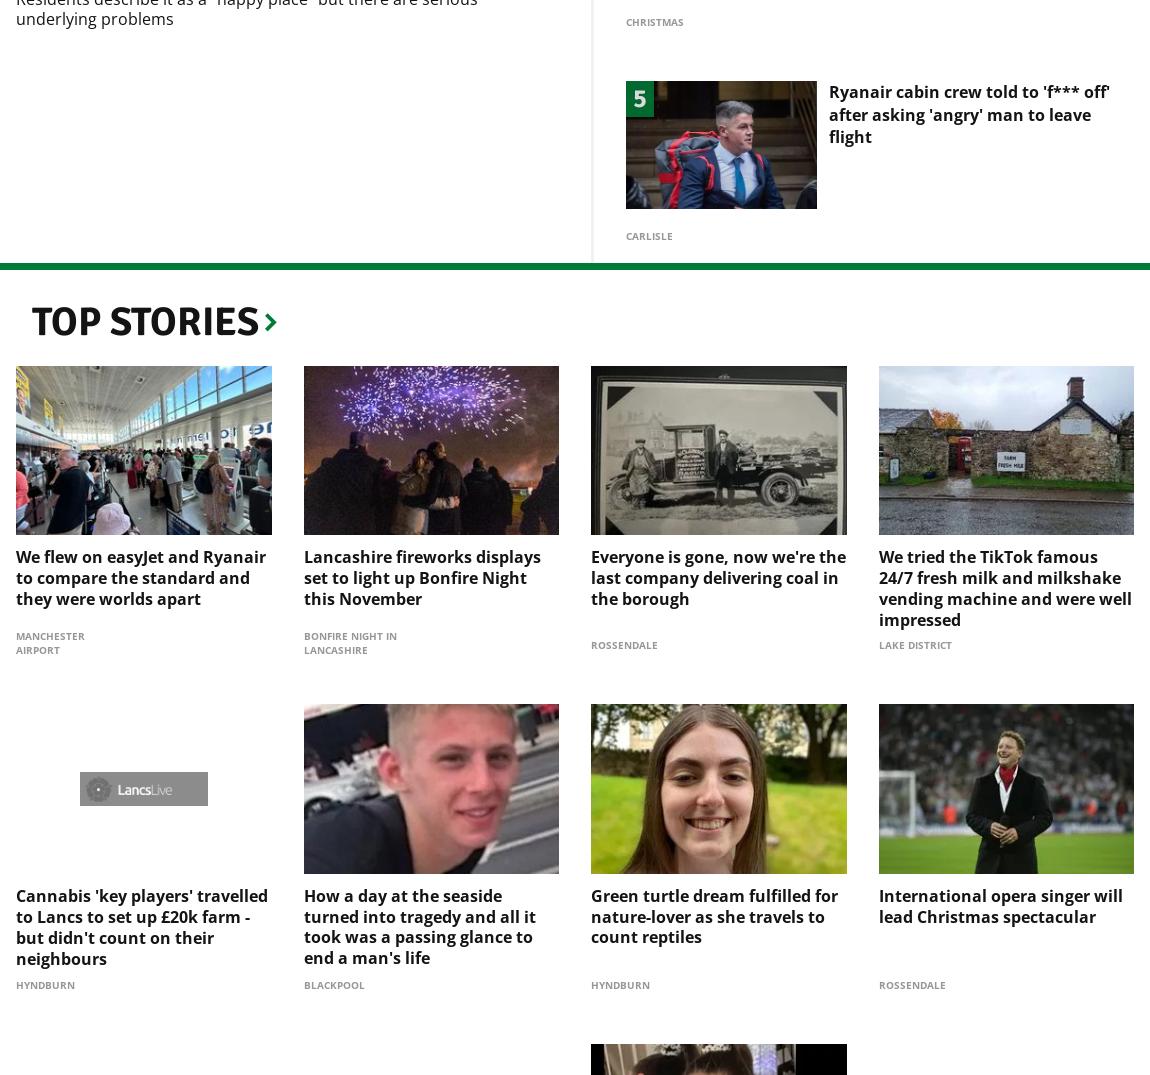 This screenshot has height=1075, width=1150. I want to click on 'Blackpool', so click(333, 951).